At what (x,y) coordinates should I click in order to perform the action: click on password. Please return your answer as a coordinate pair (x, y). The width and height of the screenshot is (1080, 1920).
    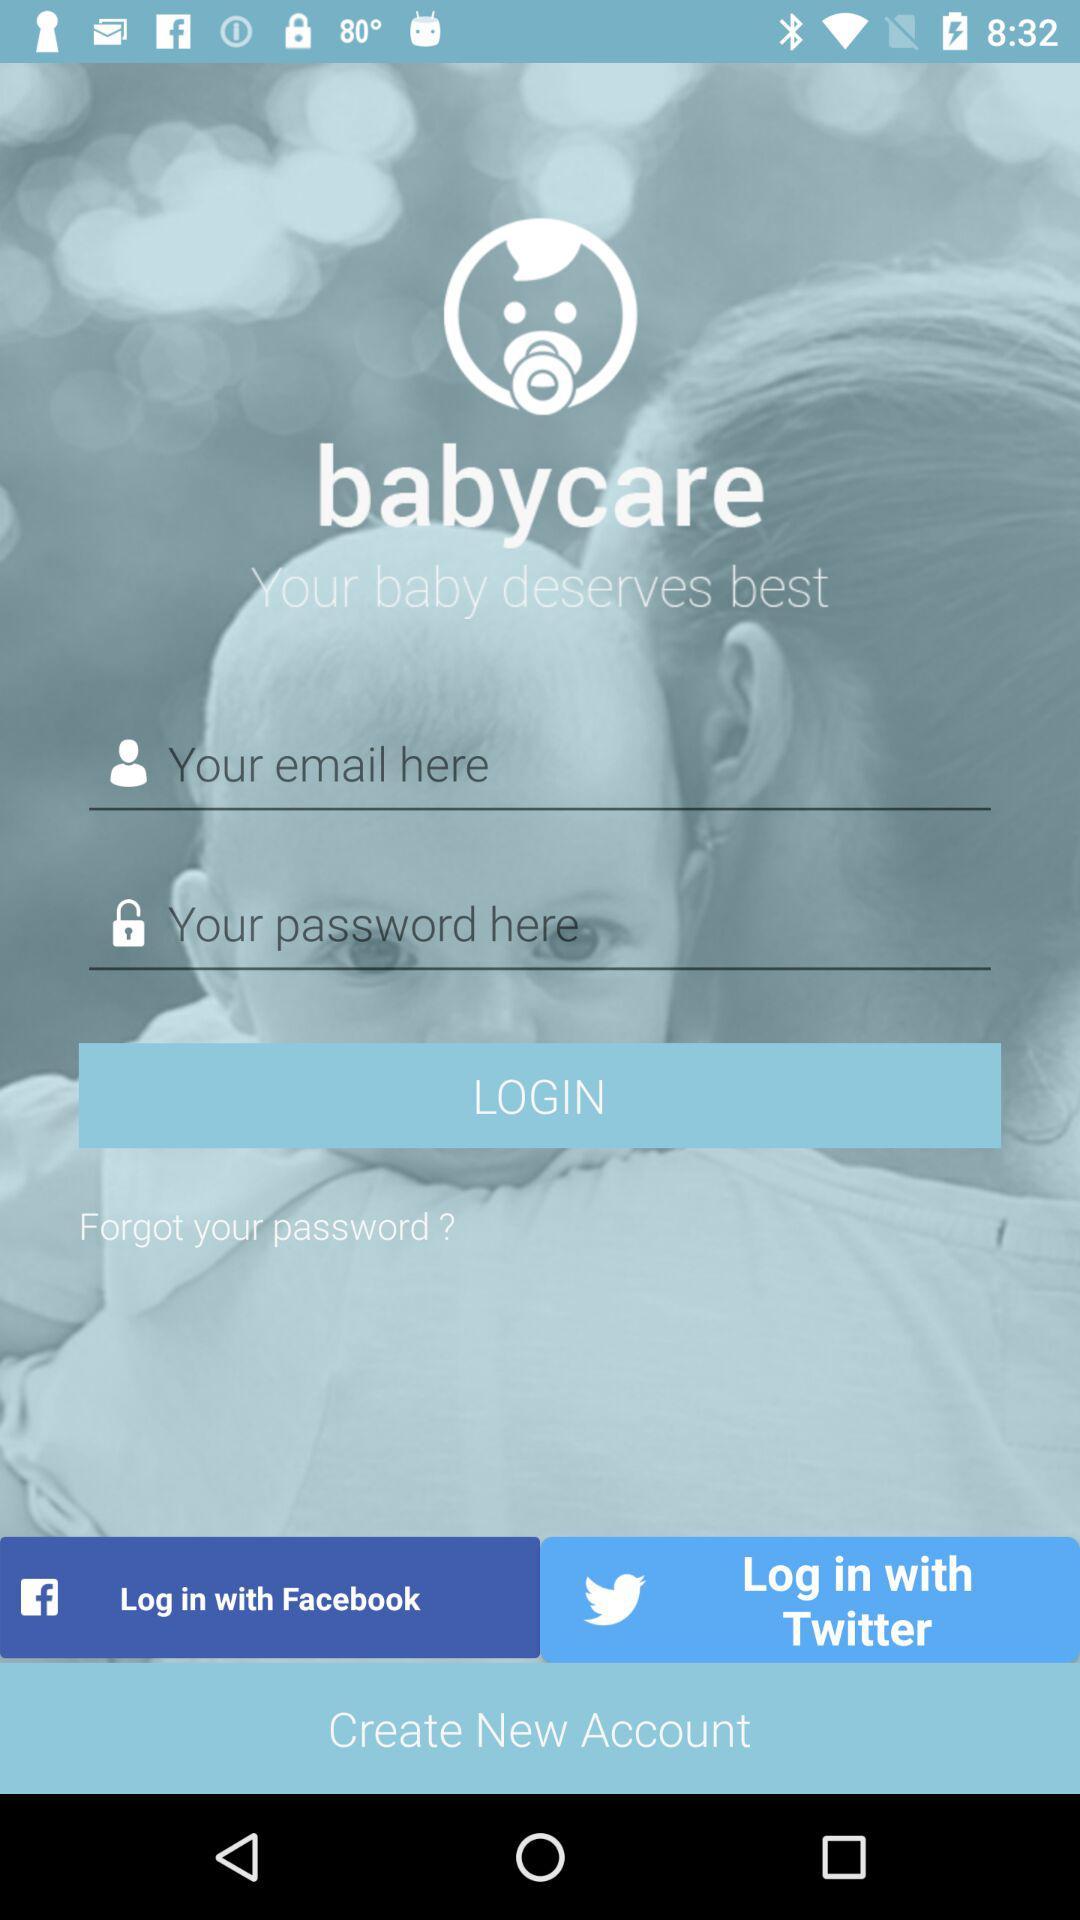
    Looking at the image, I should click on (540, 922).